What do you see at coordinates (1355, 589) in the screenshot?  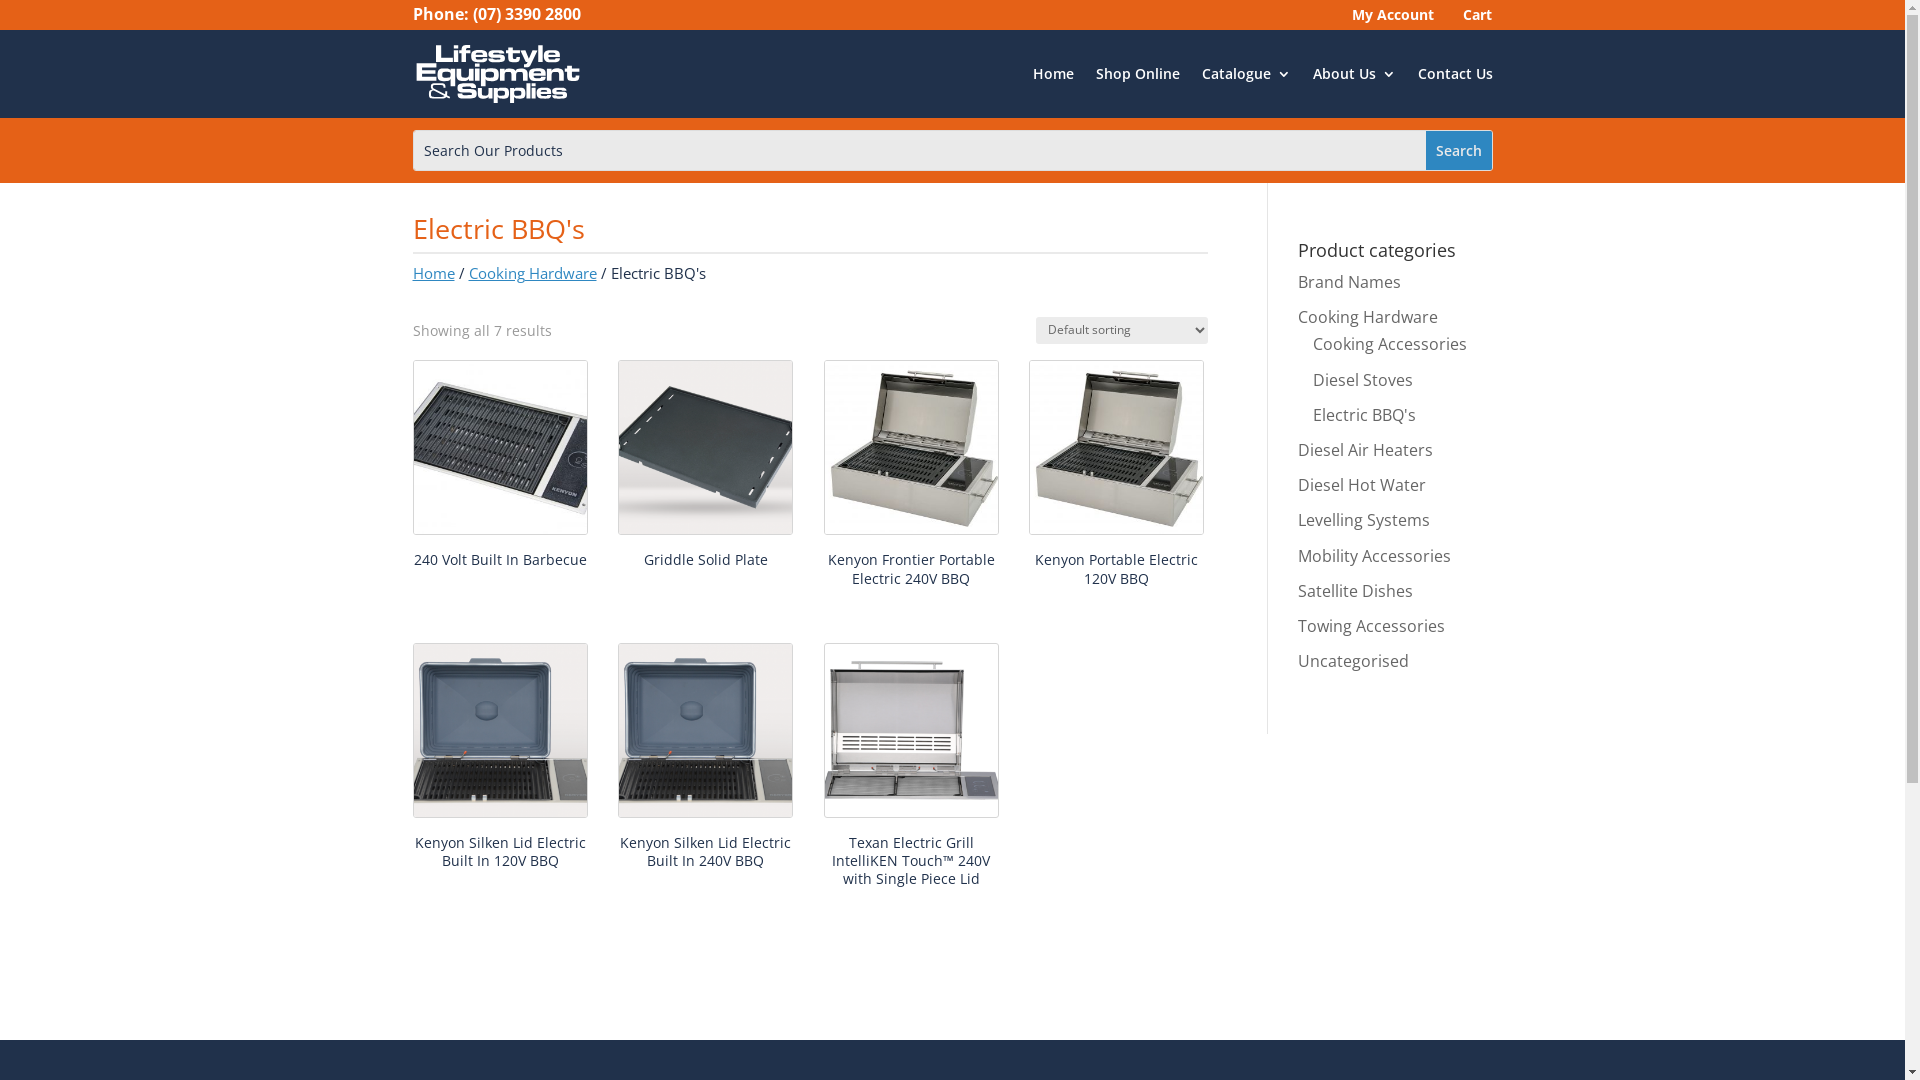 I see `'Satellite Dishes'` at bounding box center [1355, 589].